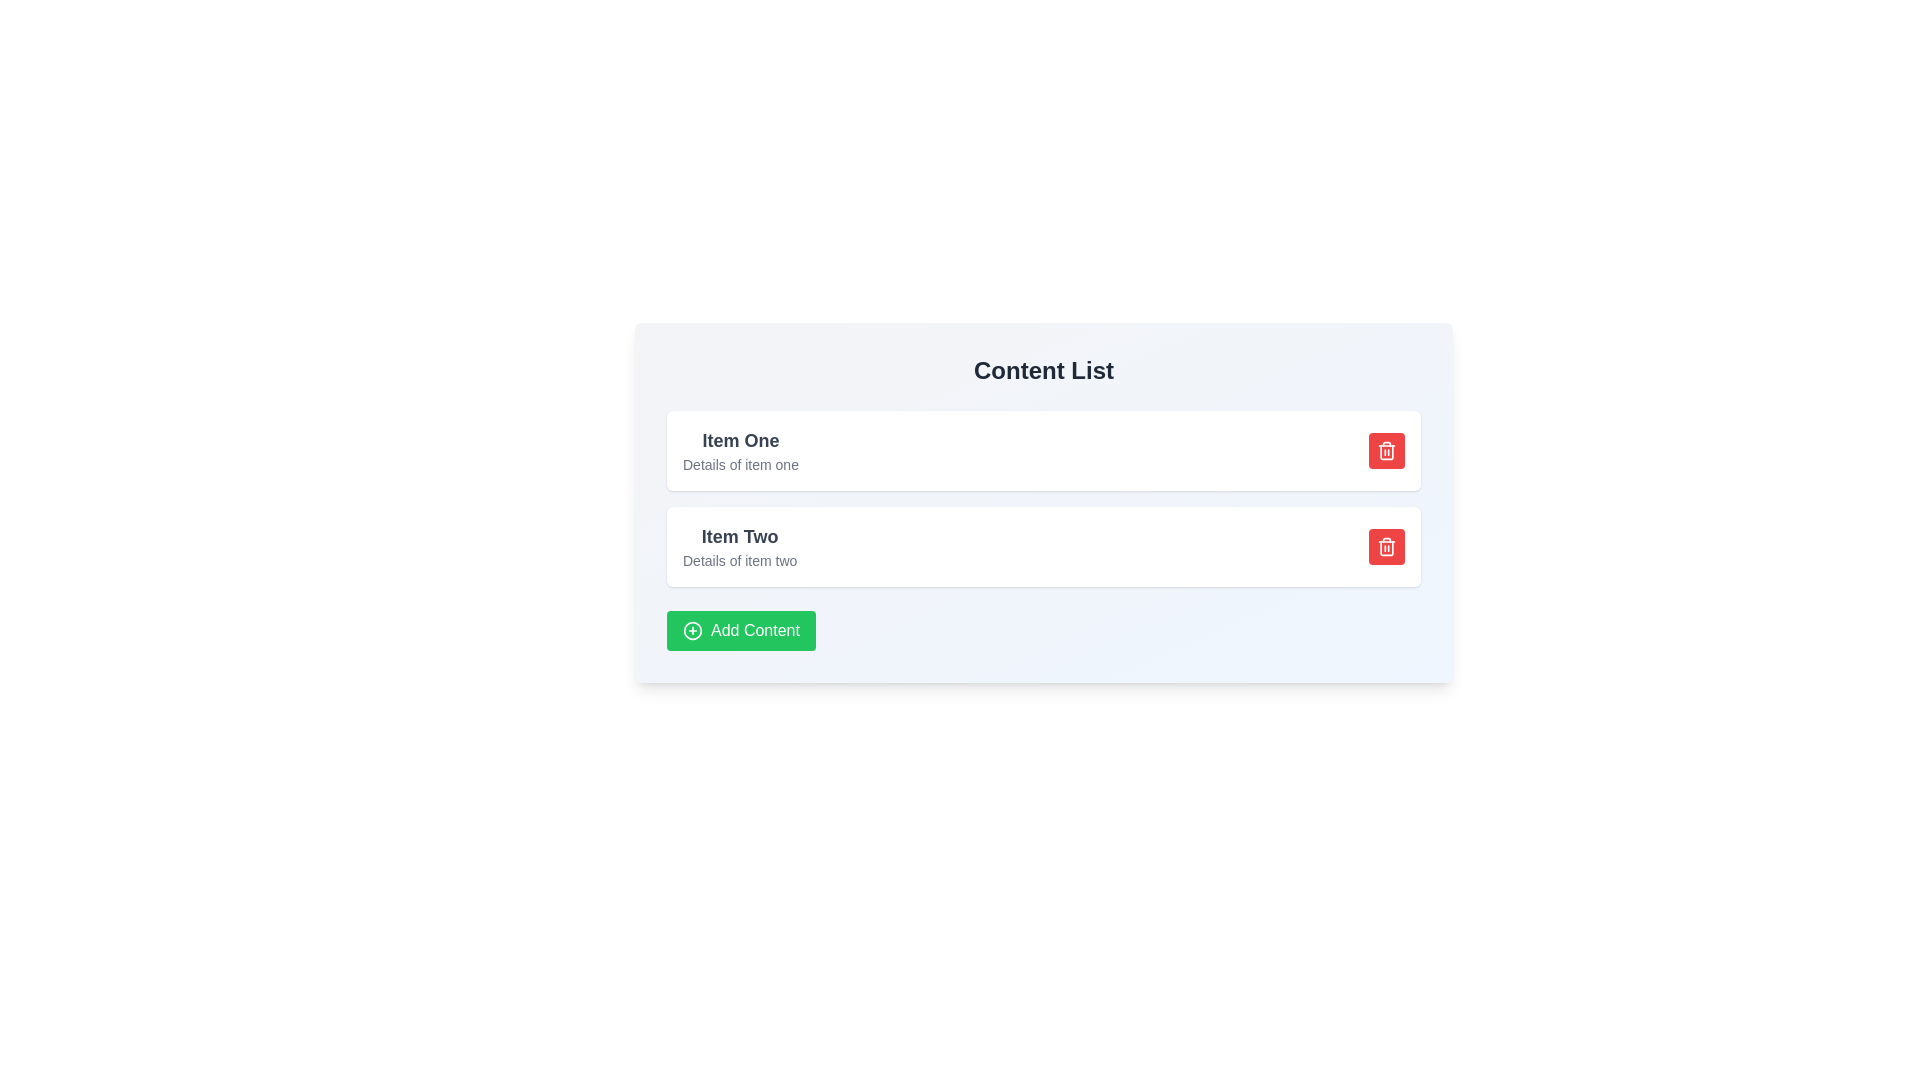 The width and height of the screenshot is (1920, 1080). I want to click on the Text Label that serves as the title for the associated content card, located at the top of the list above the secondary description text, so click(739, 439).